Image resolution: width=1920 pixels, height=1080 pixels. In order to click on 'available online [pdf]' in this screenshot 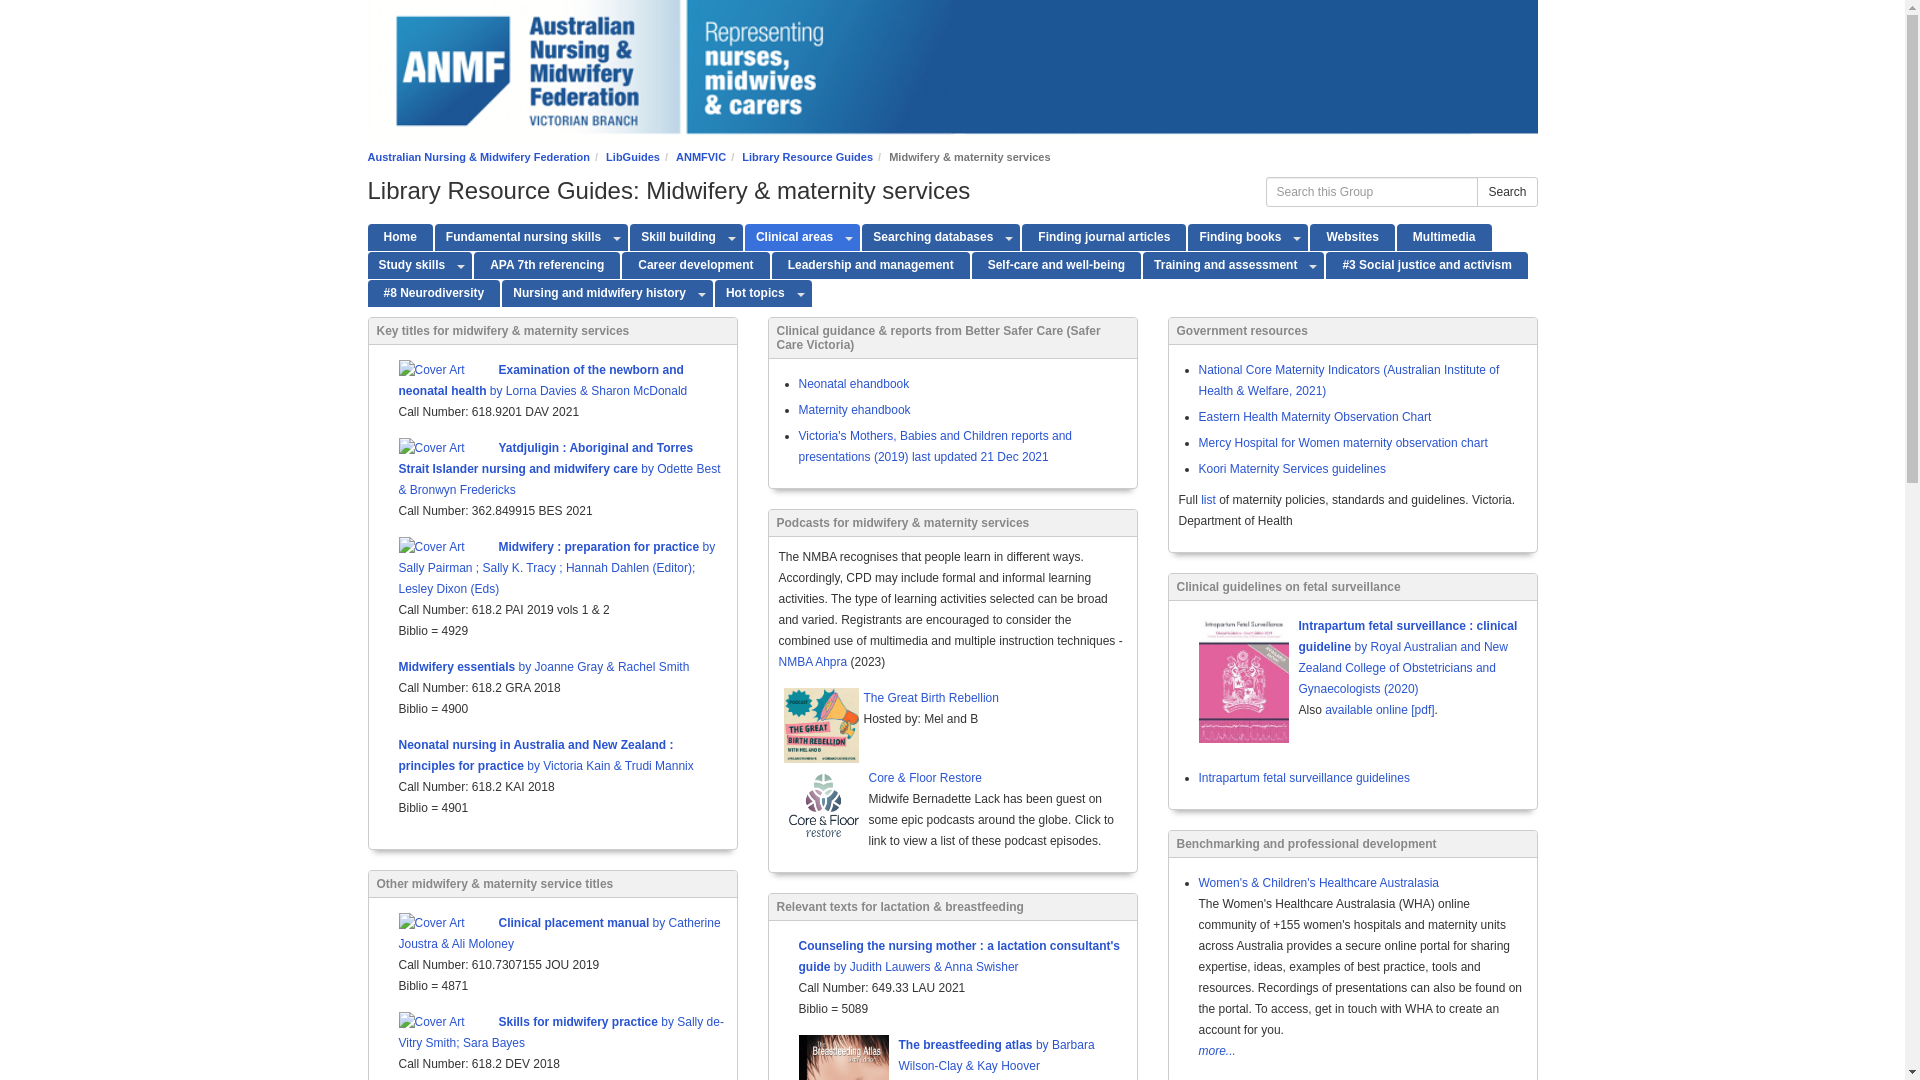, I will do `click(1378, 708)`.